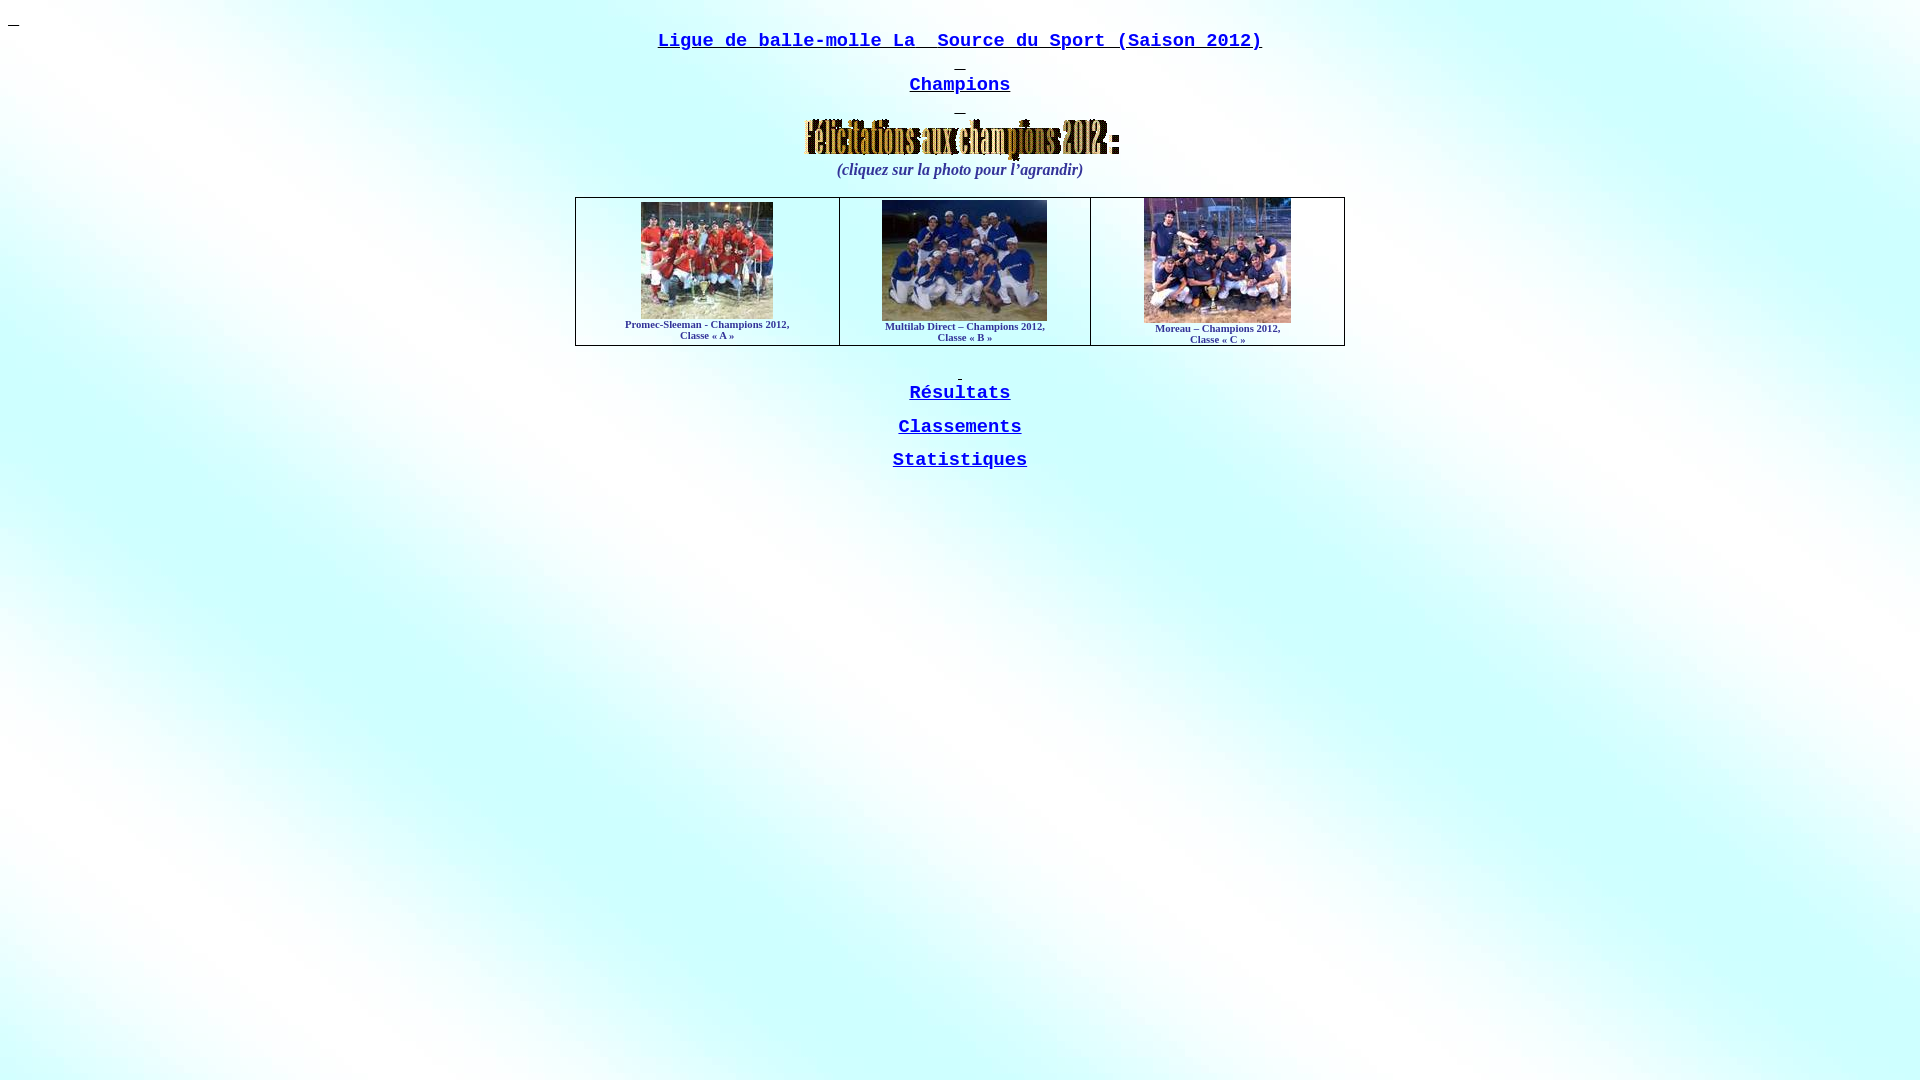 The image size is (1920, 1080). What do you see at coordinates (958, 426) in the screenshot?
I see `'Classements'` at bounding box center [958, 426].